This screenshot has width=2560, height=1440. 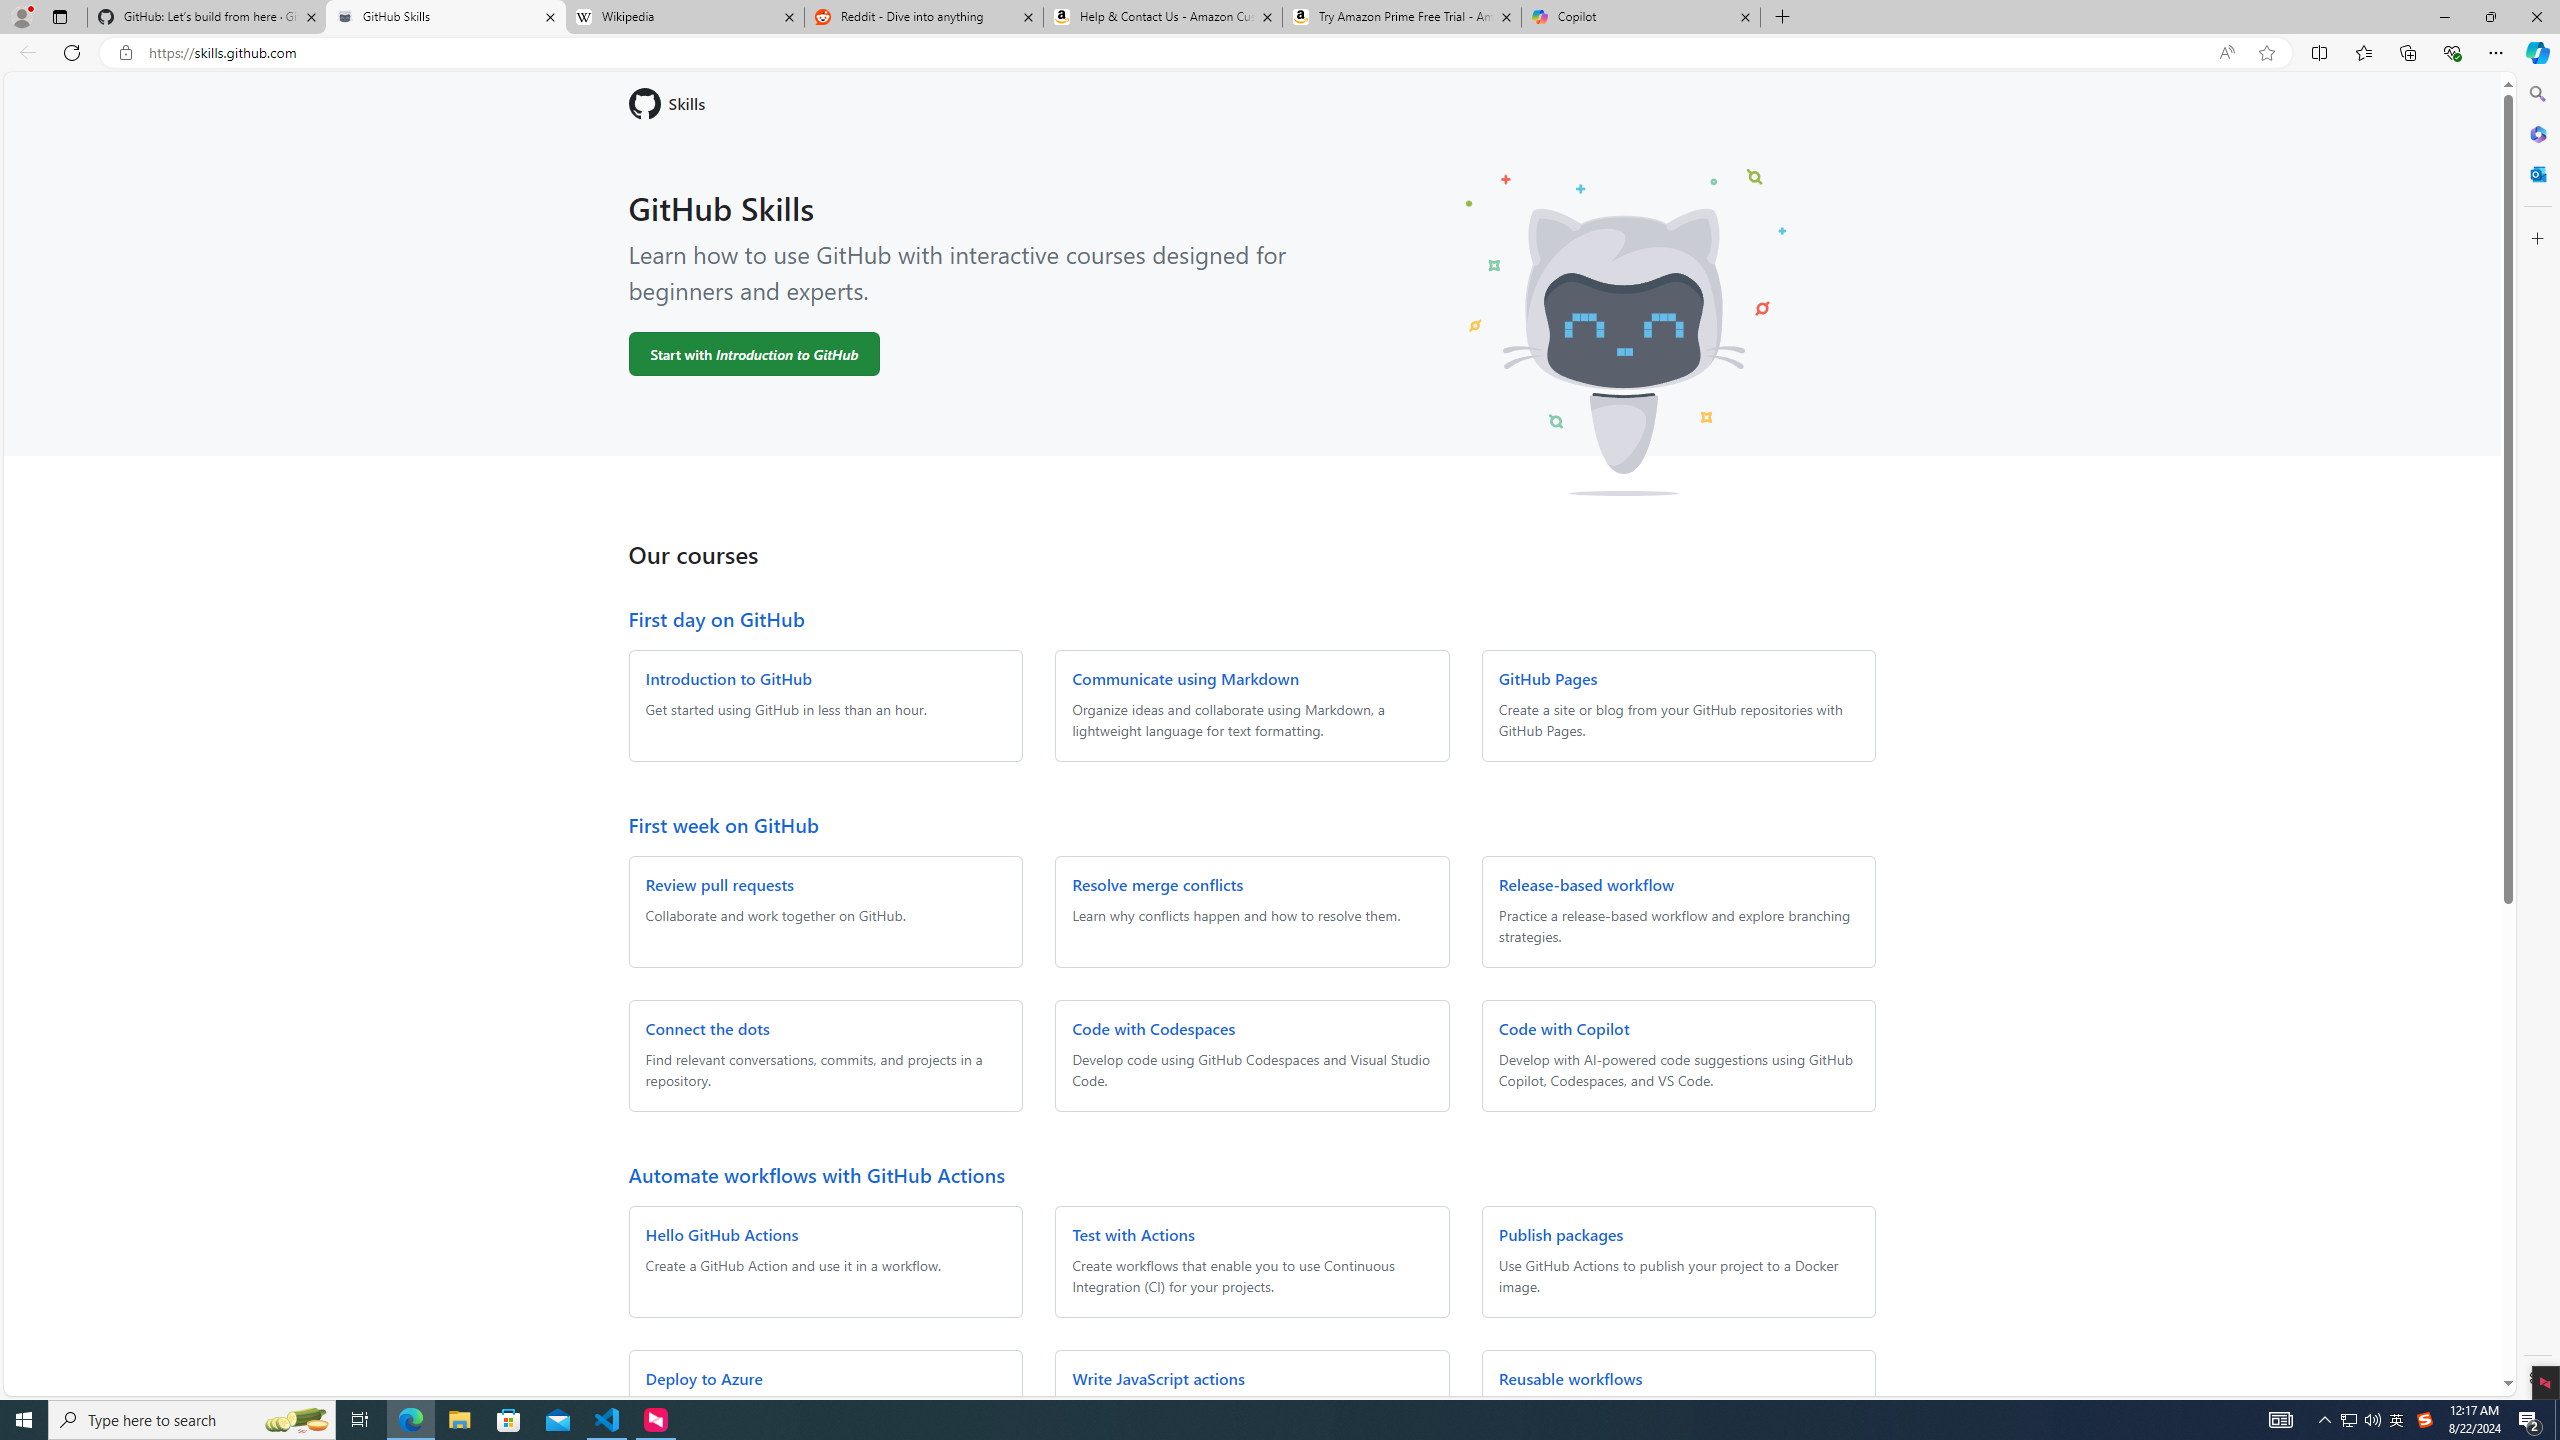 I want to click on 'Resolve merge conflicts', so click(x=1157, y=884).